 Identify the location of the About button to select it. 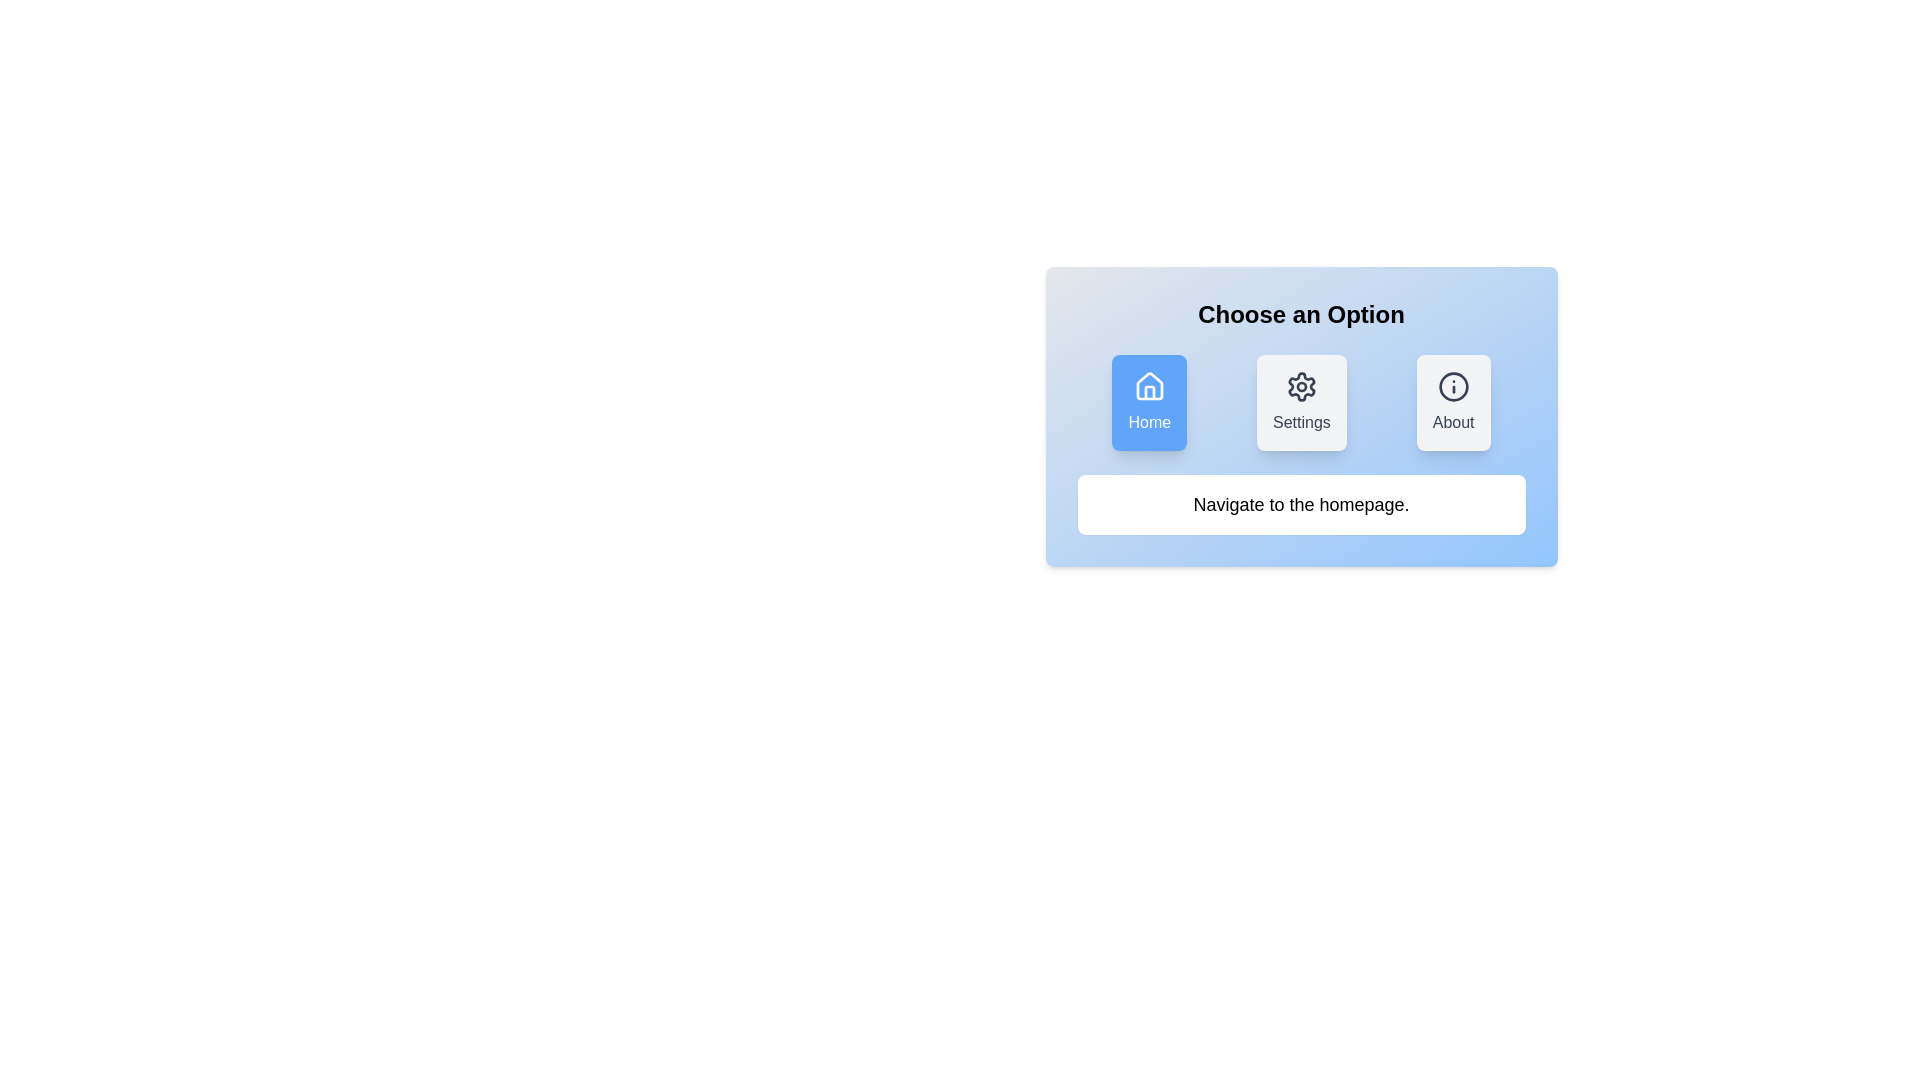
(1453, 402).